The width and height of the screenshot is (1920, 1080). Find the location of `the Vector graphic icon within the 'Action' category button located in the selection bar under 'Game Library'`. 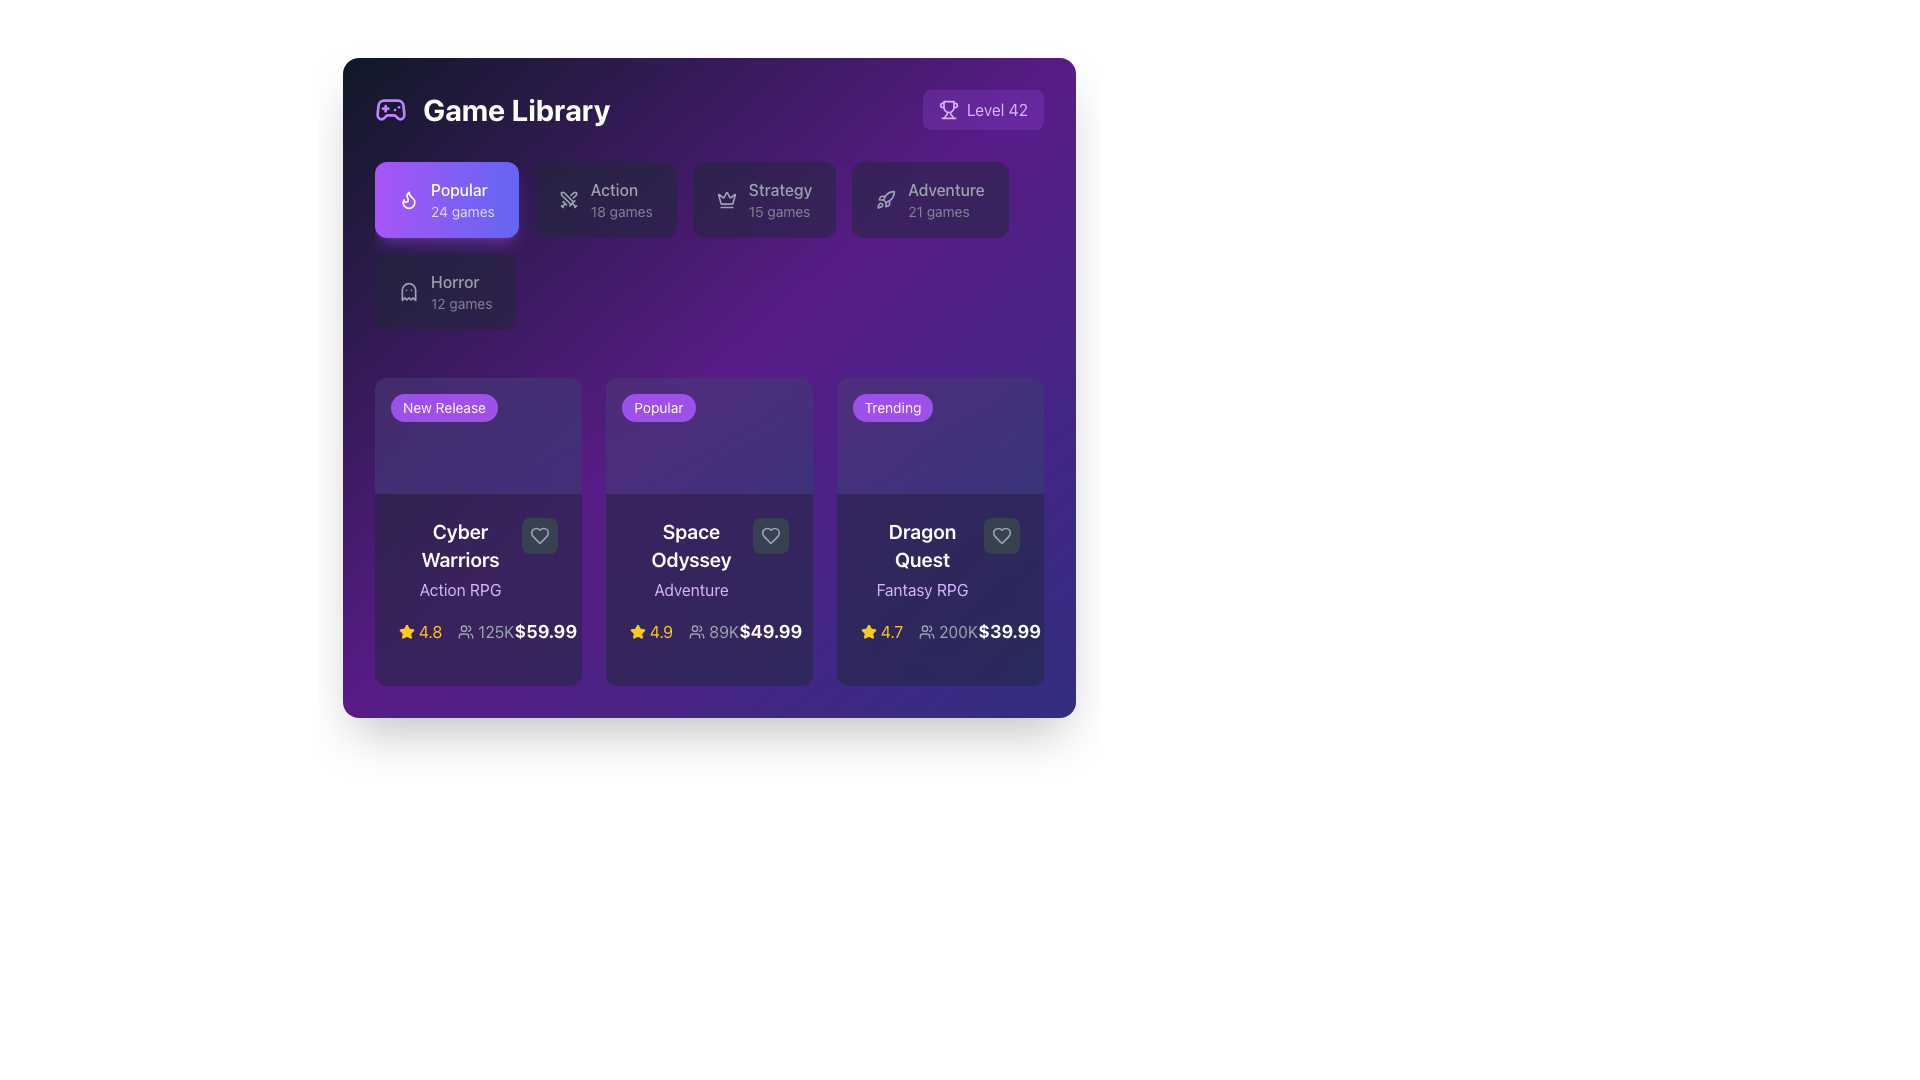

the Vector graphic icon within the 'Action' category button located in the selection bar under 'Game Library' is located at coordinates (567, 200).